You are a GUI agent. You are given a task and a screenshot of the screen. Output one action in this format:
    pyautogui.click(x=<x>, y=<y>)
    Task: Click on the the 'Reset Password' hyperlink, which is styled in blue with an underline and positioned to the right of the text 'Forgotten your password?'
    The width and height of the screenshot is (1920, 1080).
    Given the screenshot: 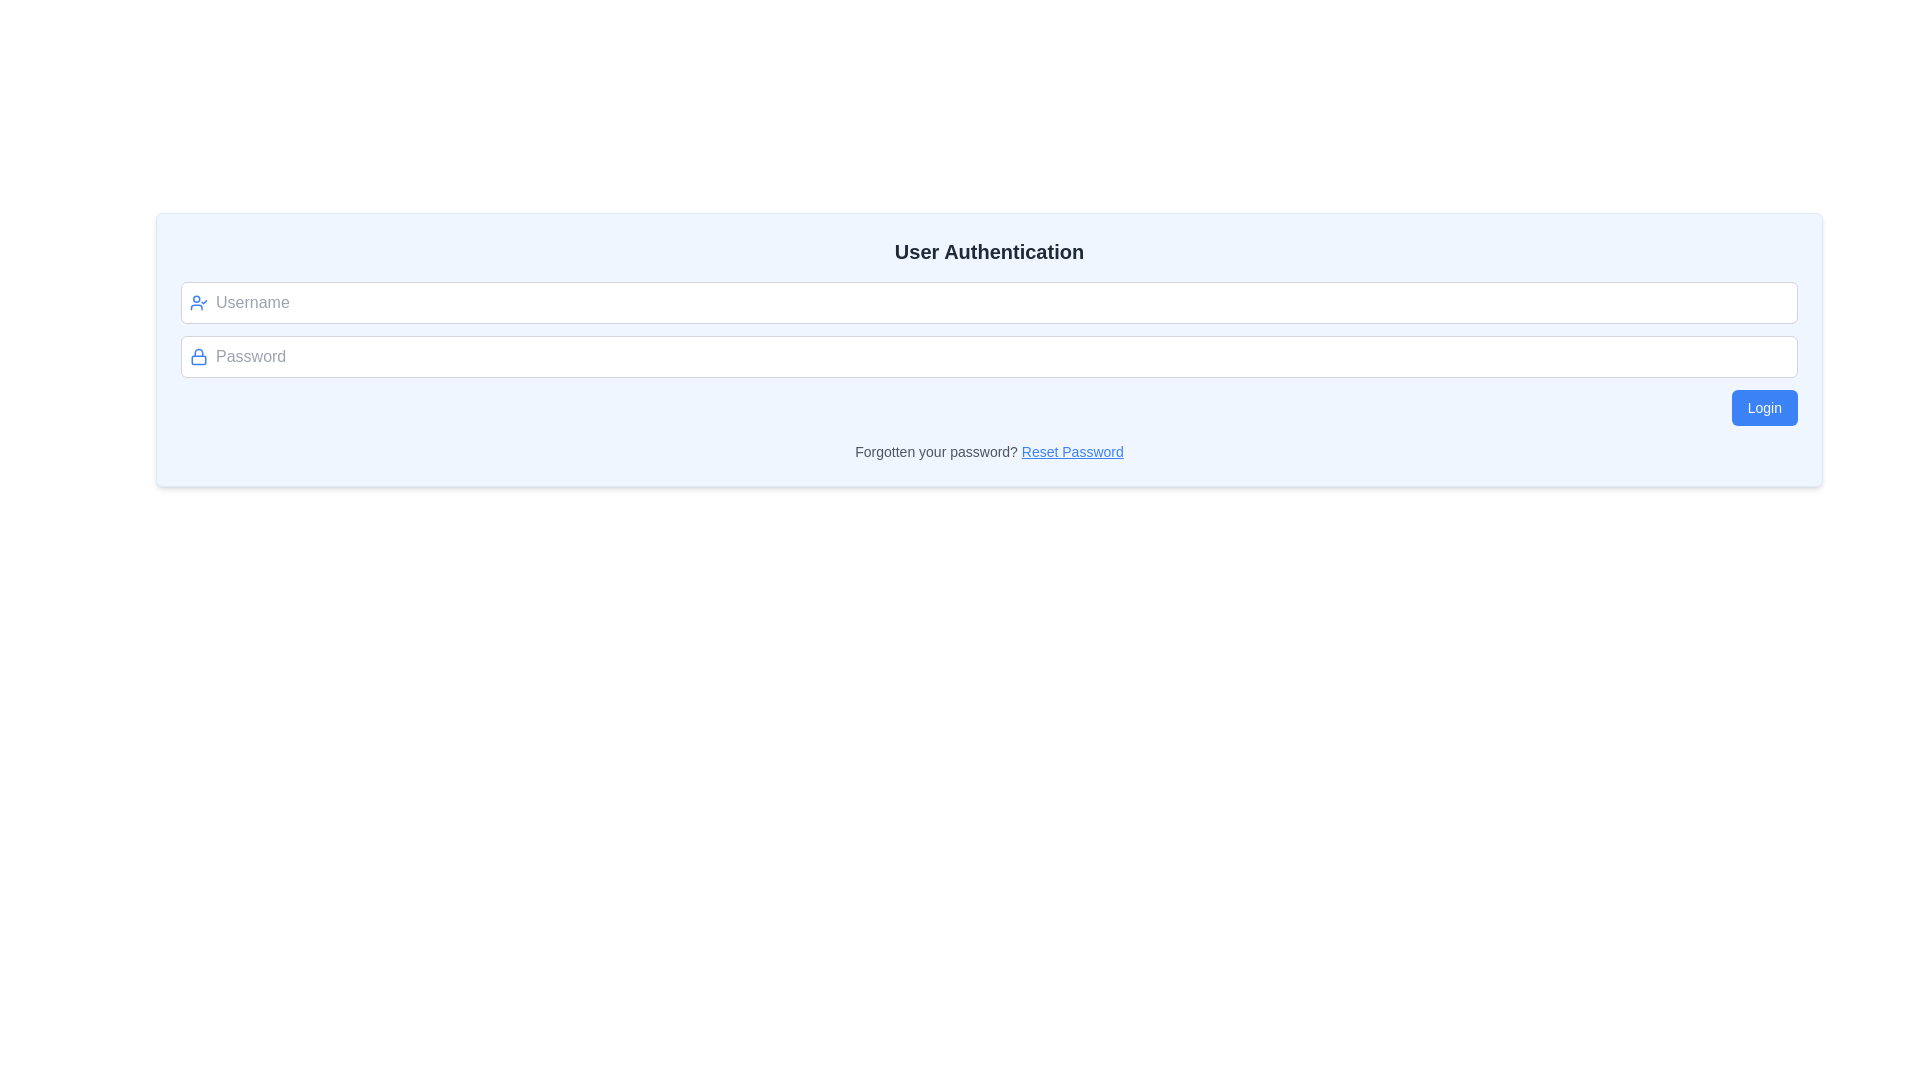 What is the action you would take?
    pyautogui.click(x=1071, y=451)
    